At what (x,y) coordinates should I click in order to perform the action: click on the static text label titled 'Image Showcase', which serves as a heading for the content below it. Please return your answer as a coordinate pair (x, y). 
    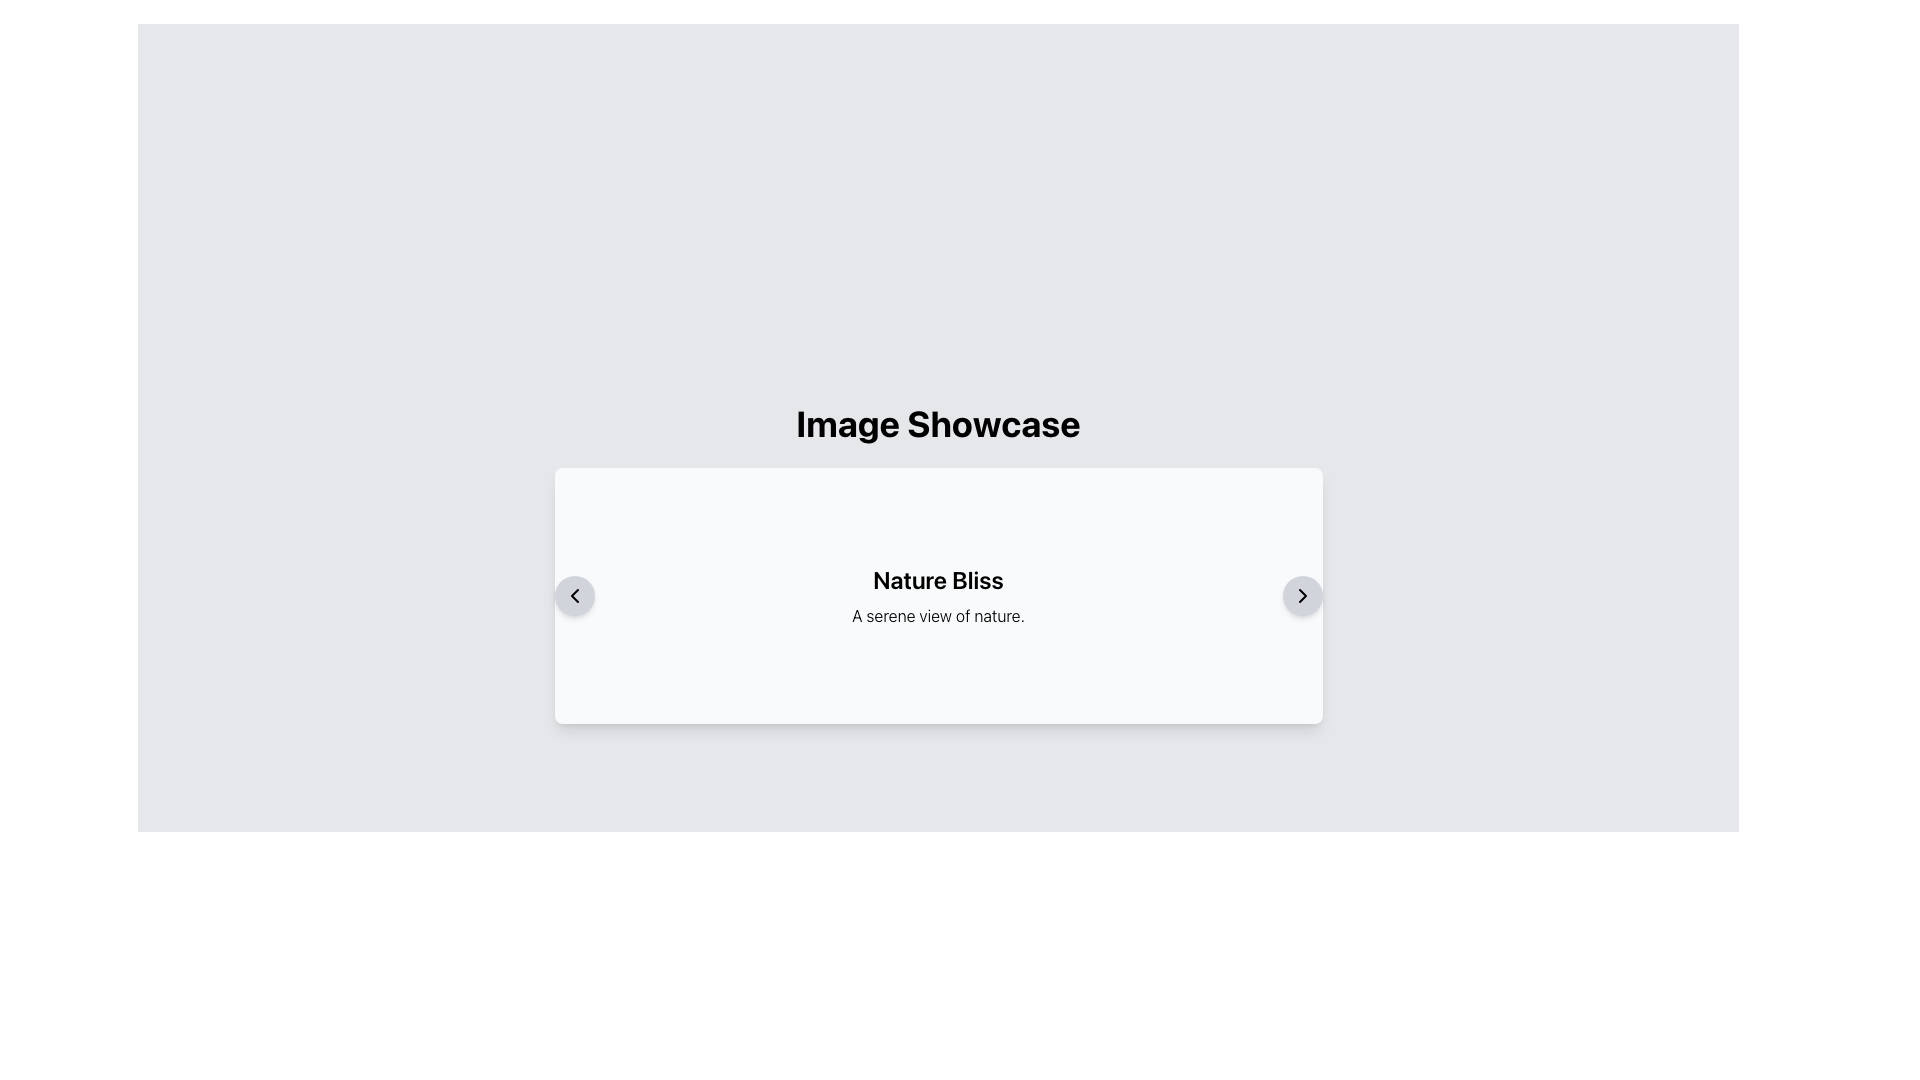
    Looking at the image, I should click on (937, 423).